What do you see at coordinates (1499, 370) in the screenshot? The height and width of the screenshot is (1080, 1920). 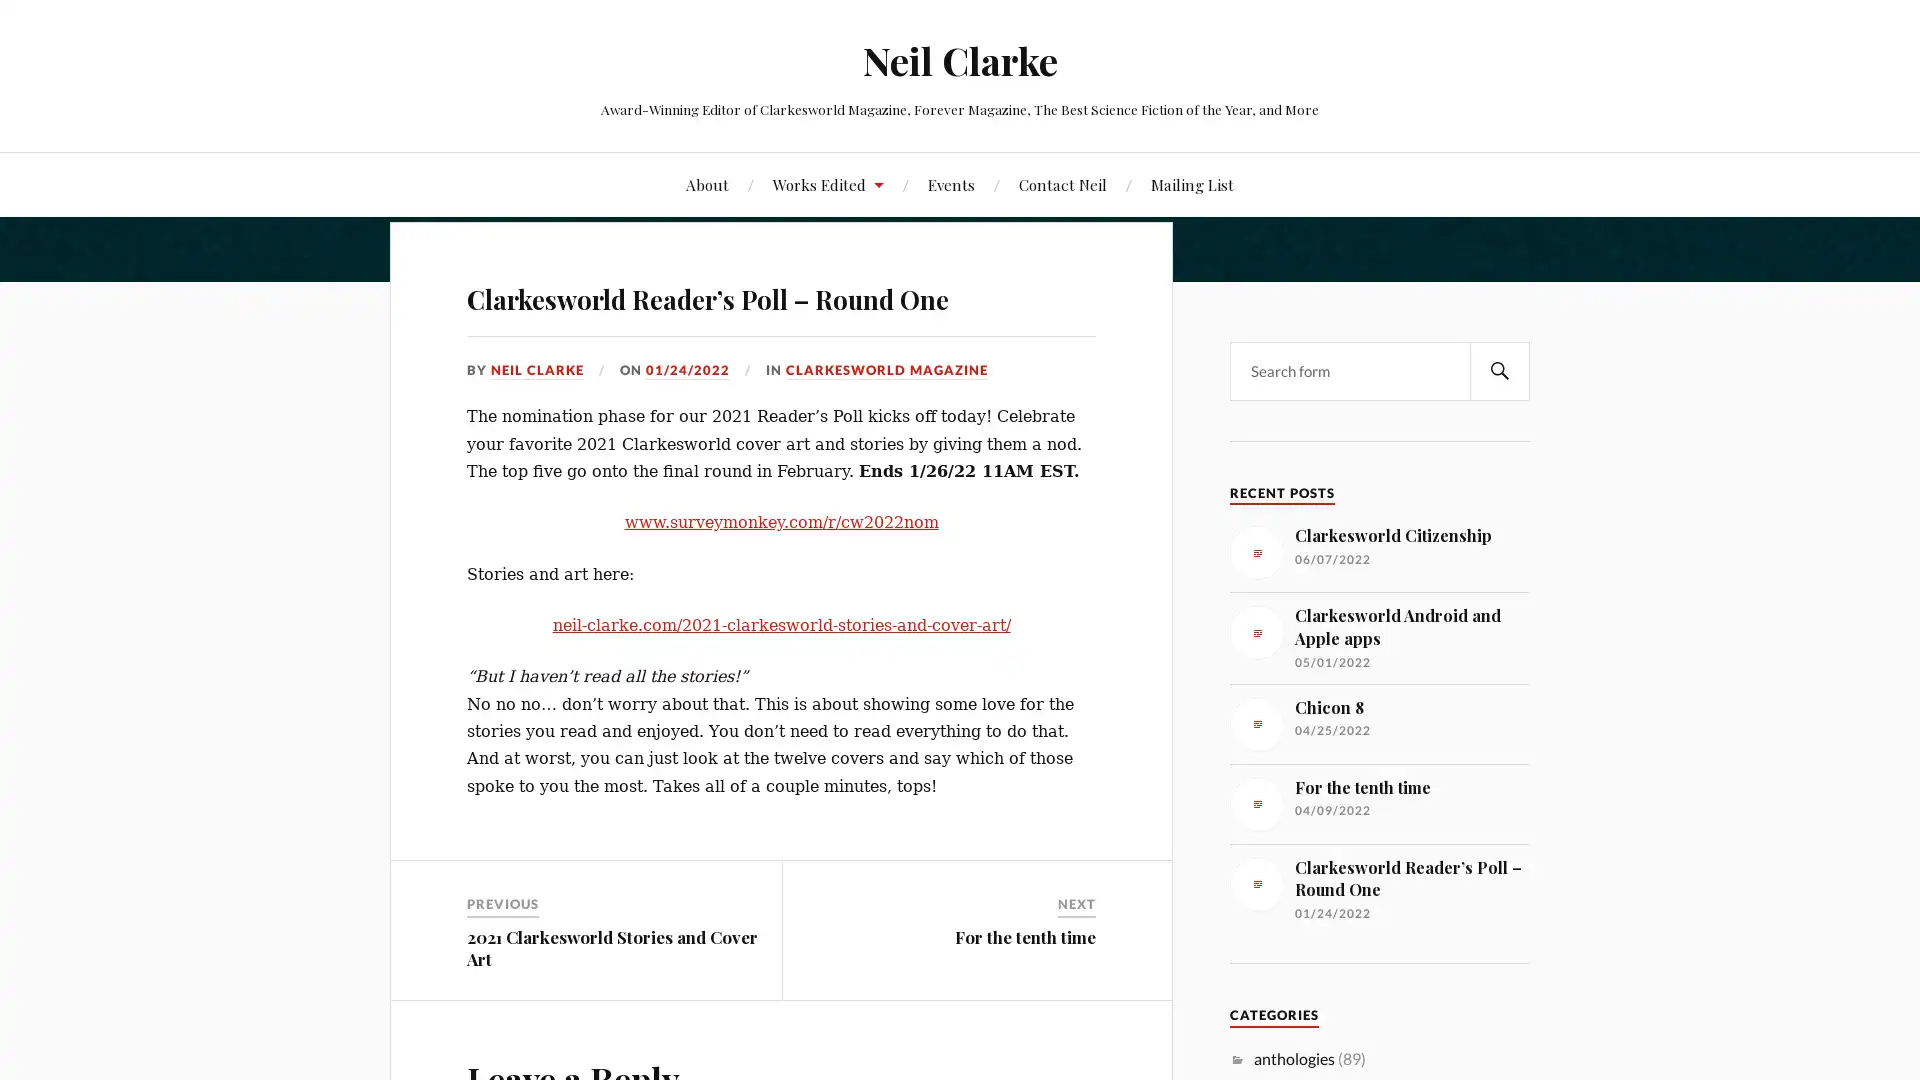 I see `SEARCH` at bounding box center [1499, 370].